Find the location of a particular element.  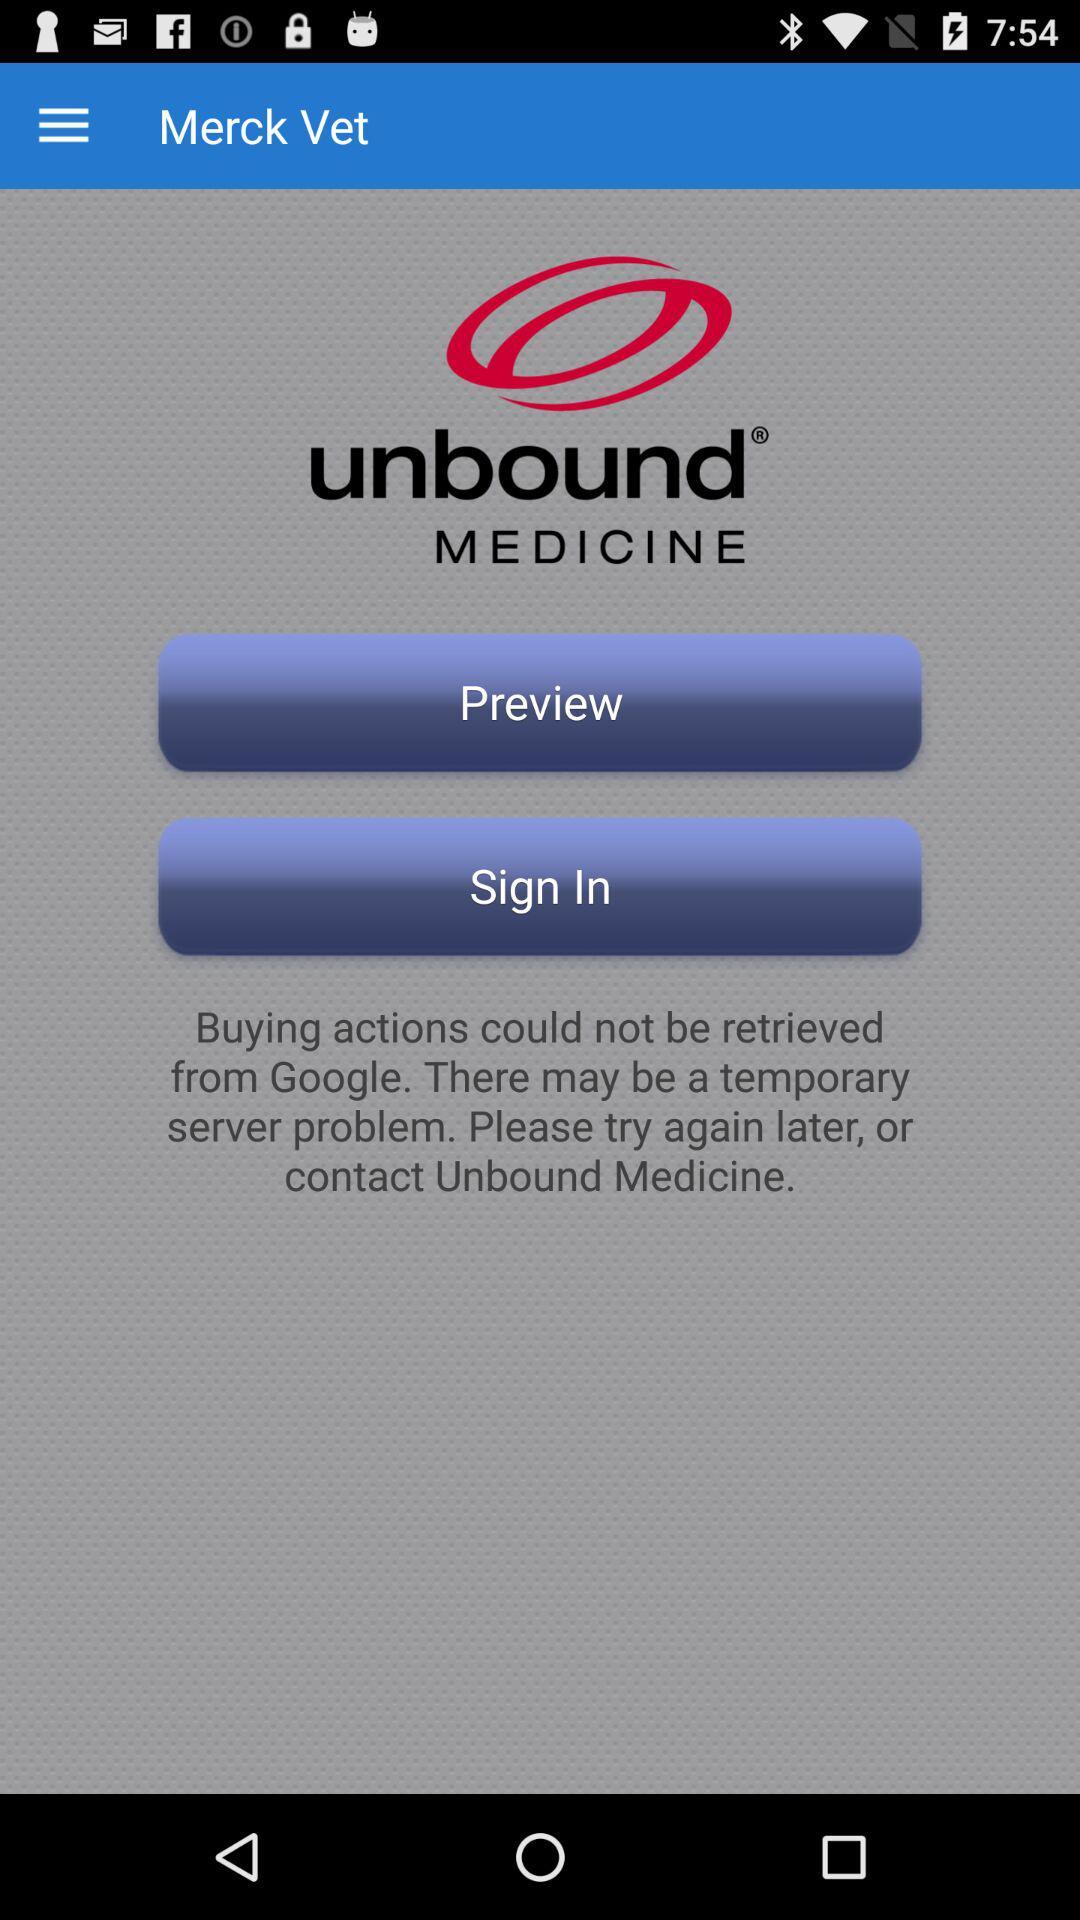

item above the sign in icon is located at coordinates (540, 708).